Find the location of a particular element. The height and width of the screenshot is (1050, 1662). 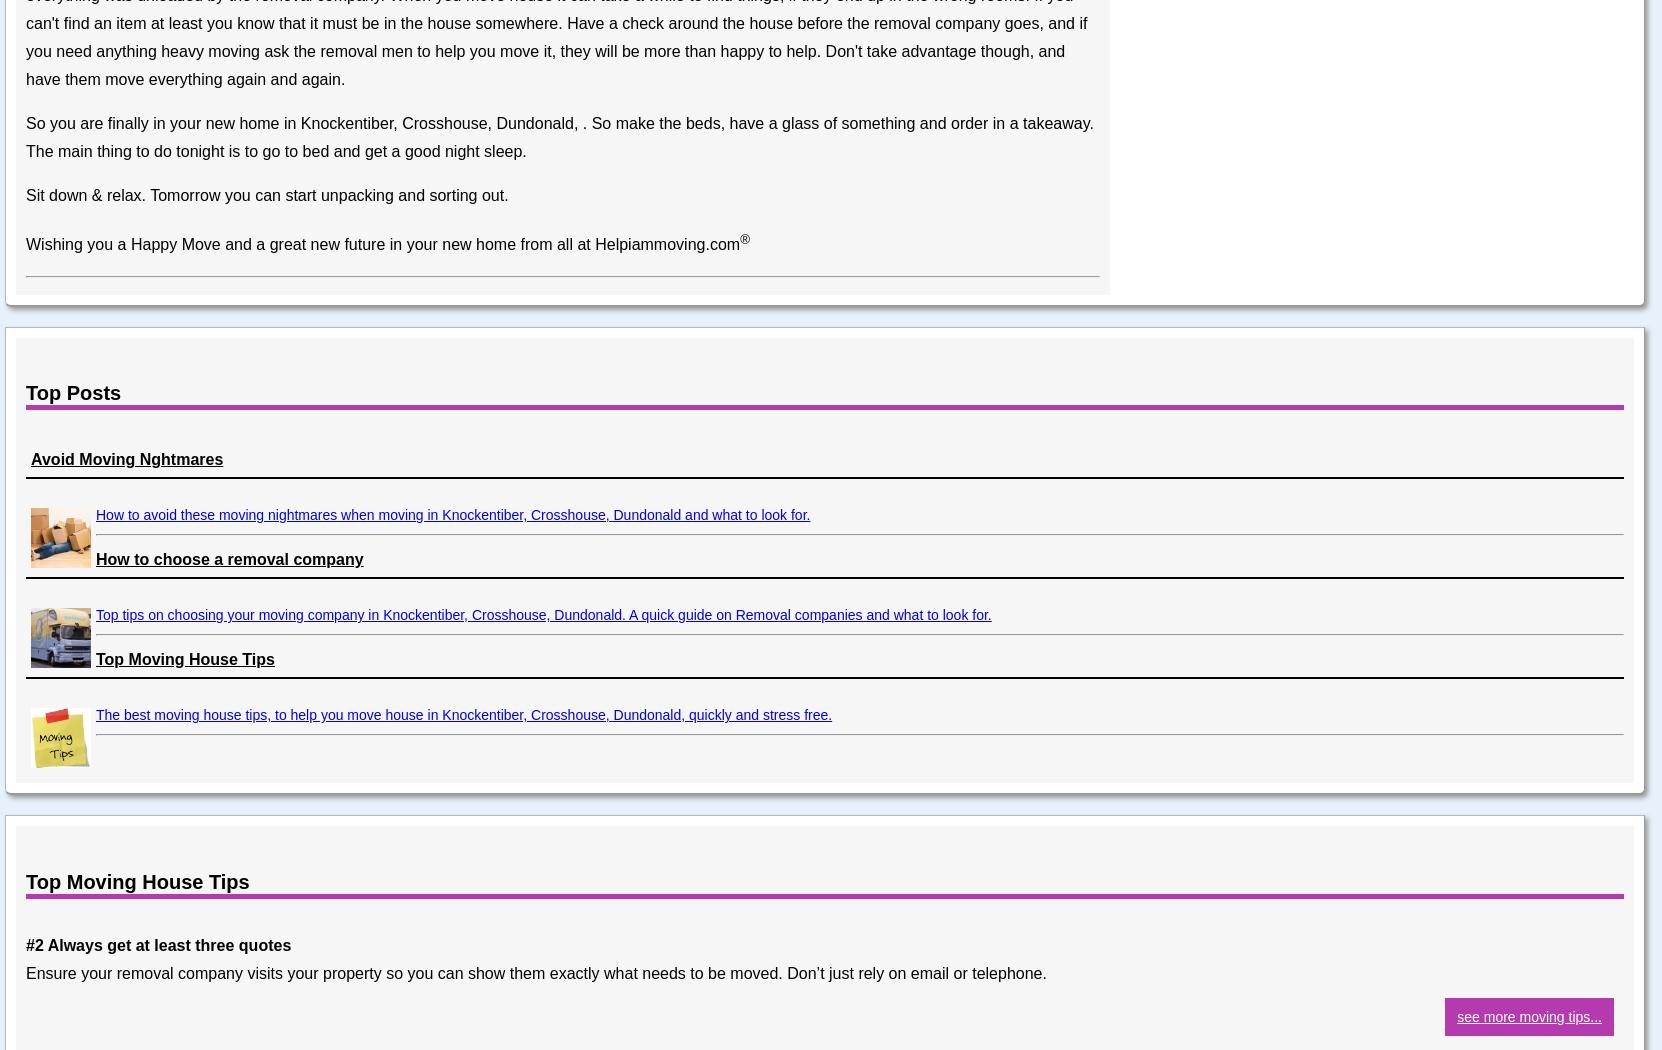

'Top Posts' is located at coordinates (72, 391).